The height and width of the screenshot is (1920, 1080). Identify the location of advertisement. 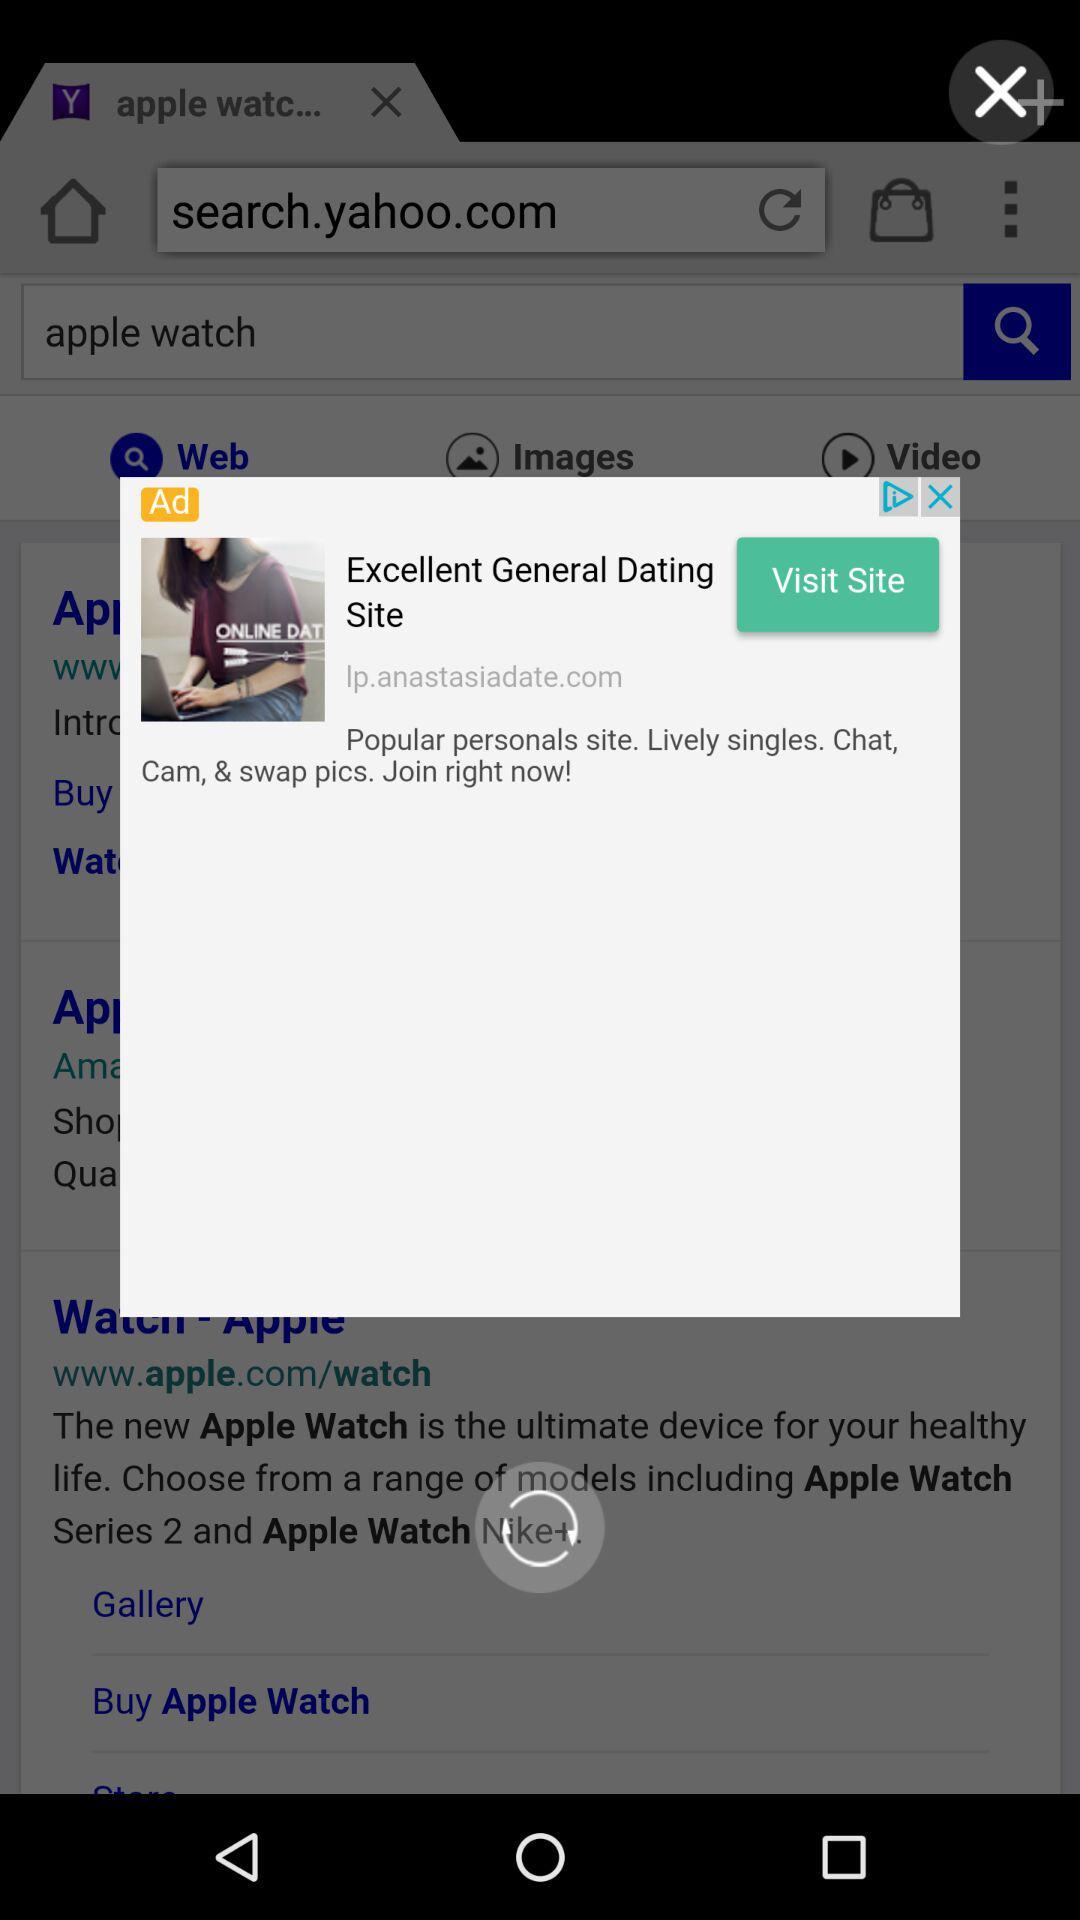
(540, 896).